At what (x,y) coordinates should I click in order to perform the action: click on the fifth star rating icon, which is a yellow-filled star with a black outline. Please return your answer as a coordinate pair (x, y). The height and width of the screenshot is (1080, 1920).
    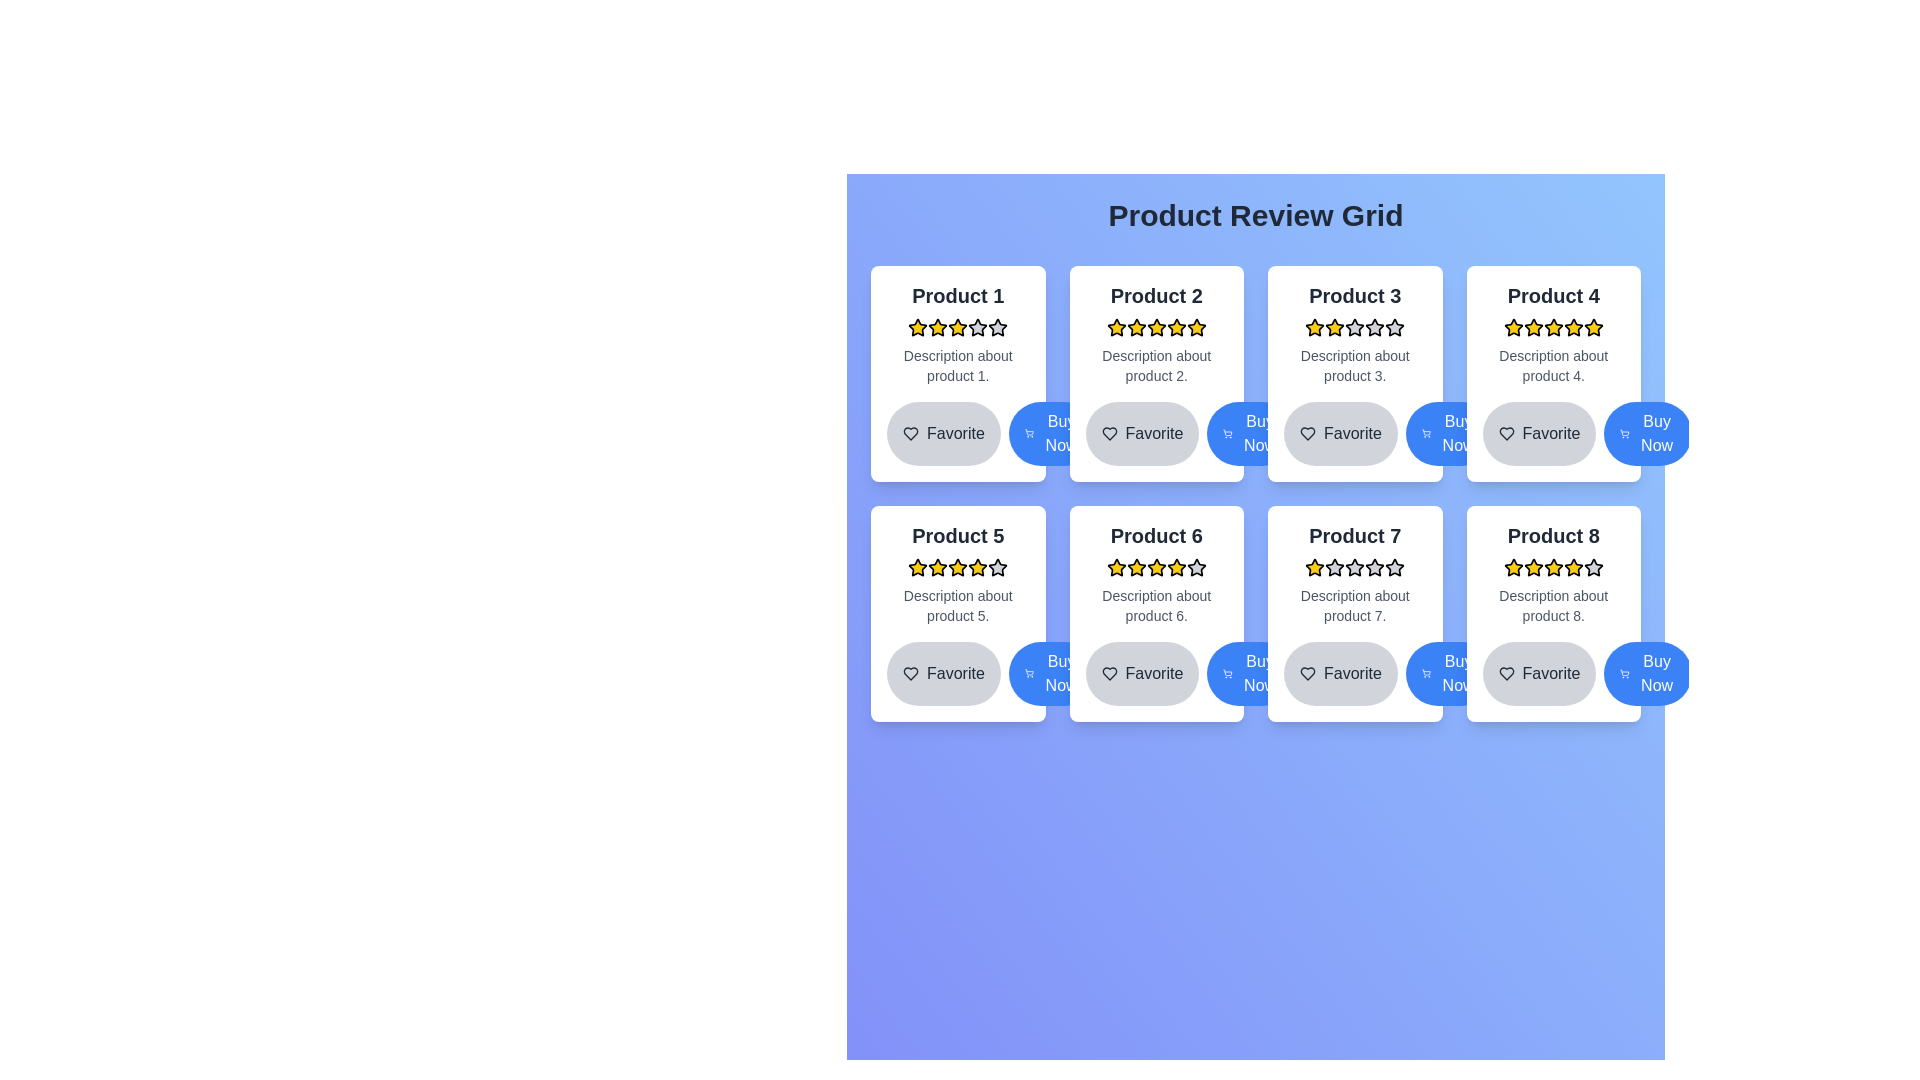
    Looking at the image, I should click on (1136, 326).